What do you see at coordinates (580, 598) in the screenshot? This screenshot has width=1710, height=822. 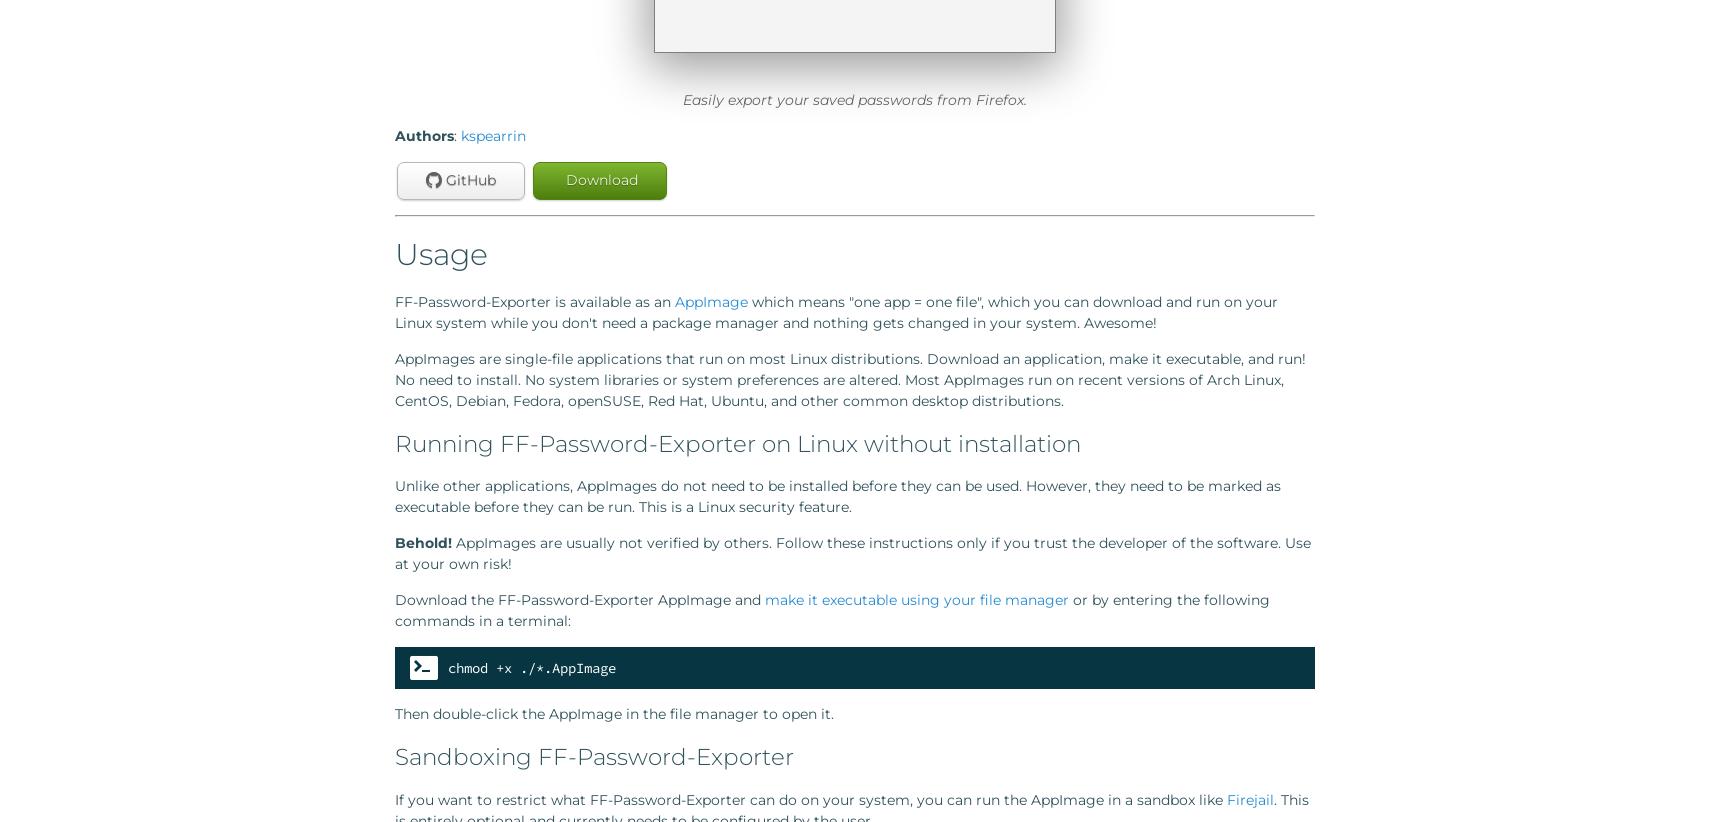 I see `'Download the FF-Password-Exporter AppImage and'` at bounding box center [580, 598].